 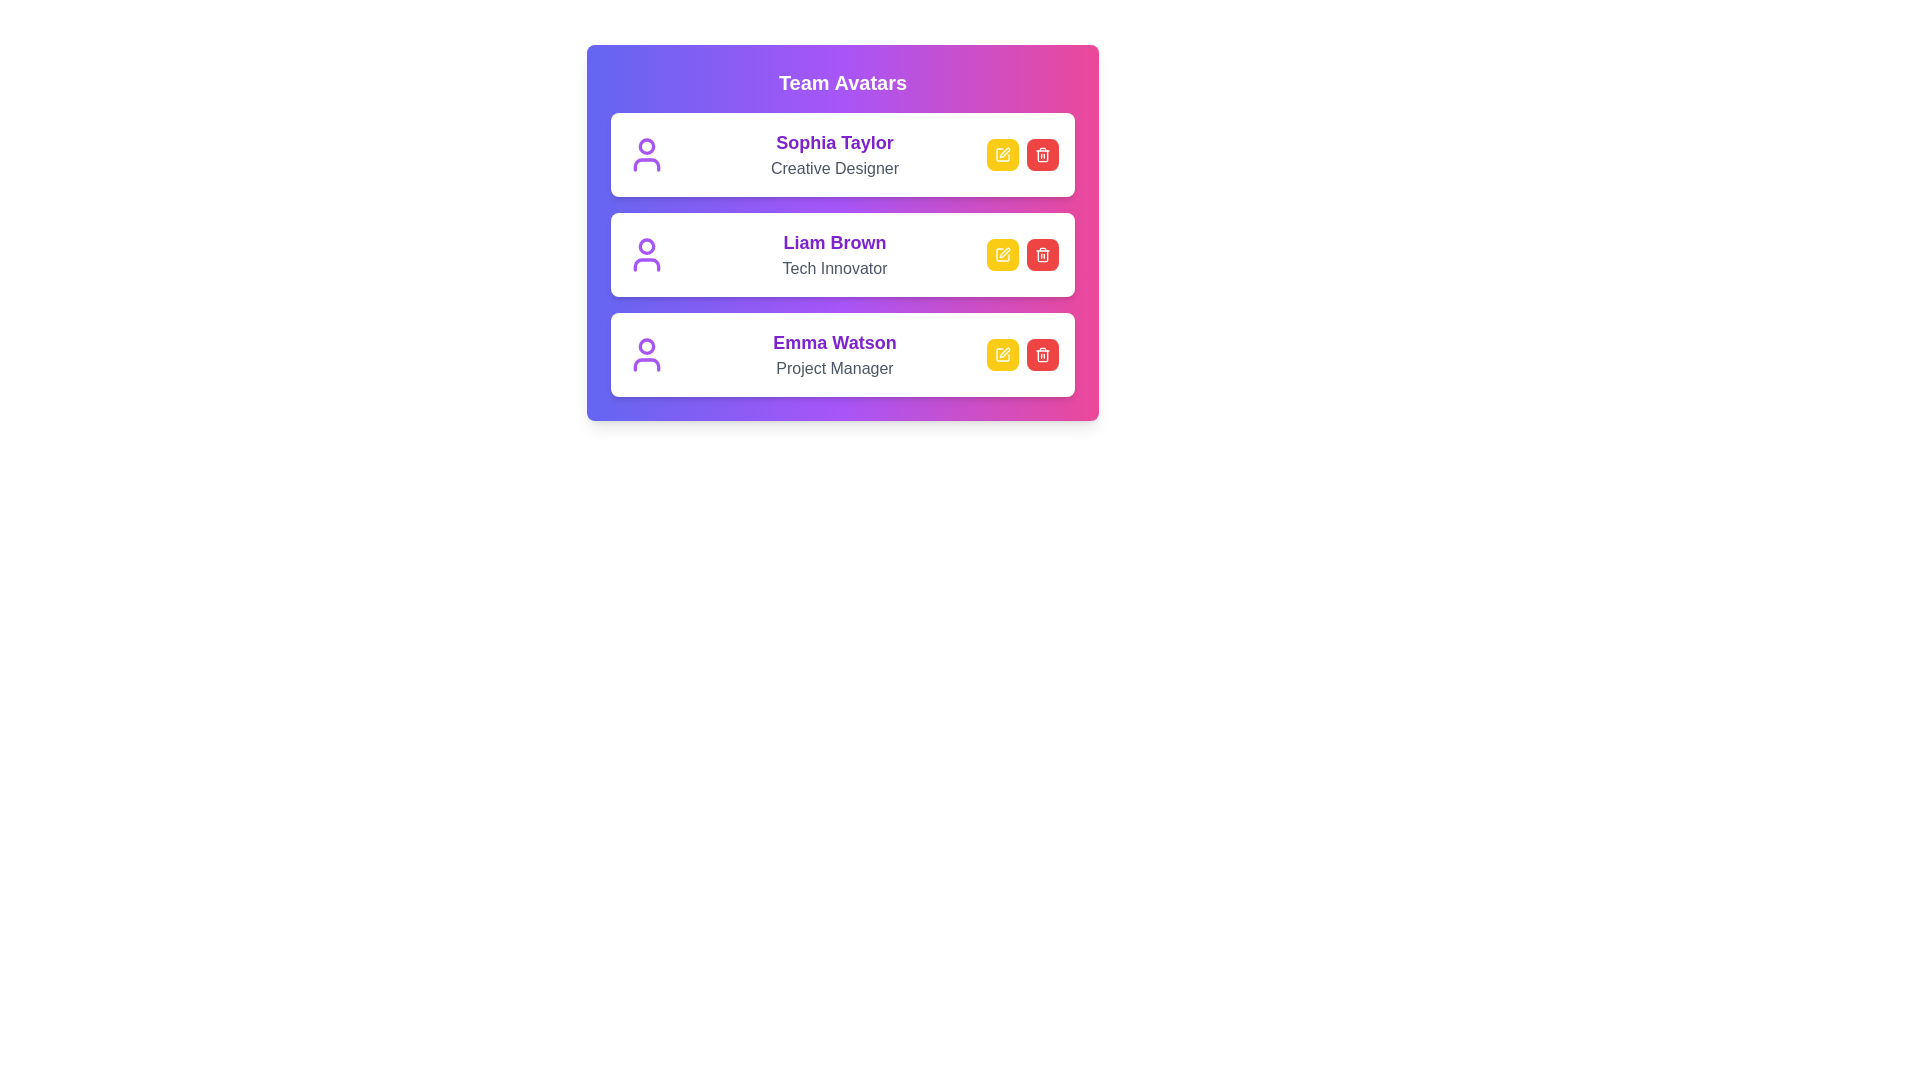 What do you see at coordinates (647, 345) in the screenshot?
I see `the avatar icon representing 'Emma Watson - Project Manager', located in the third row of the list` at bounding box center [647, 345].